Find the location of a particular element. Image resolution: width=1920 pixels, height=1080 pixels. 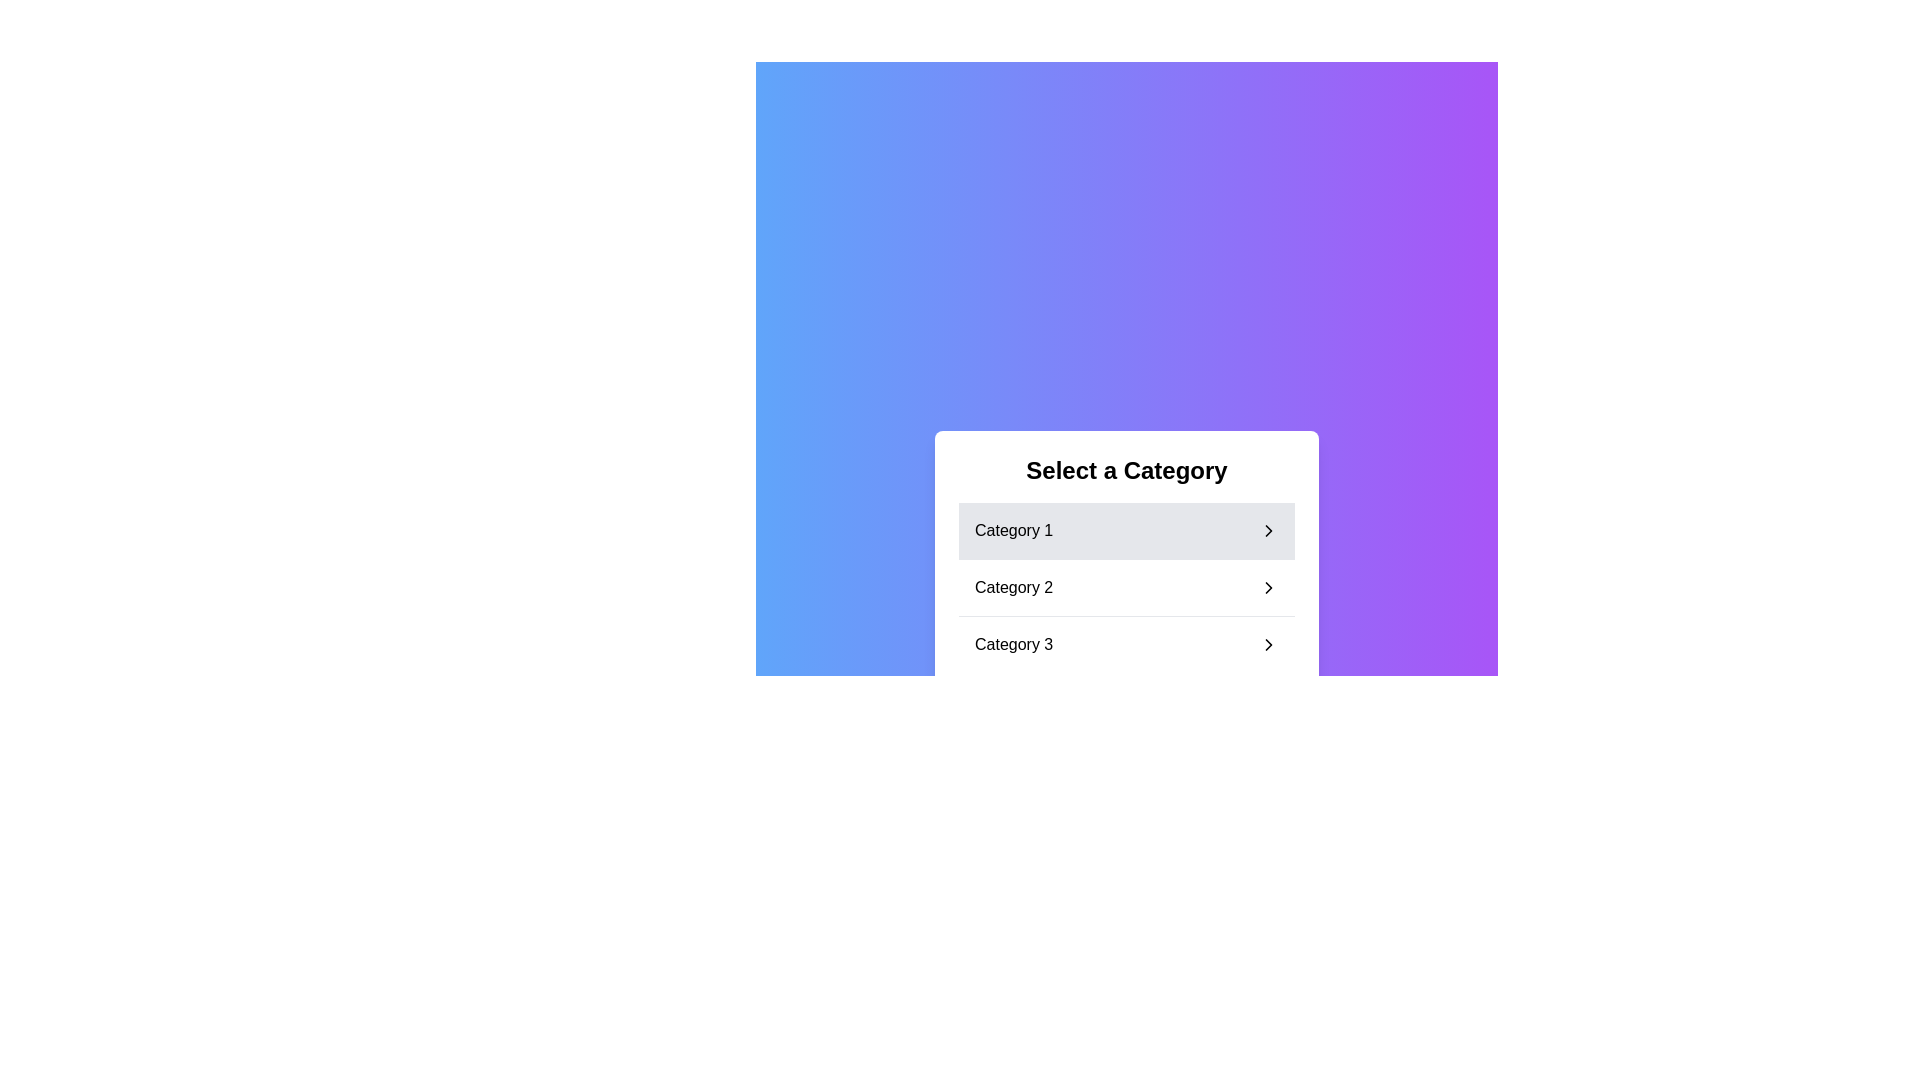

the small right-pointing chevron icon located to the right of the text 'Category 2' is located at coordinates (1267, 586).